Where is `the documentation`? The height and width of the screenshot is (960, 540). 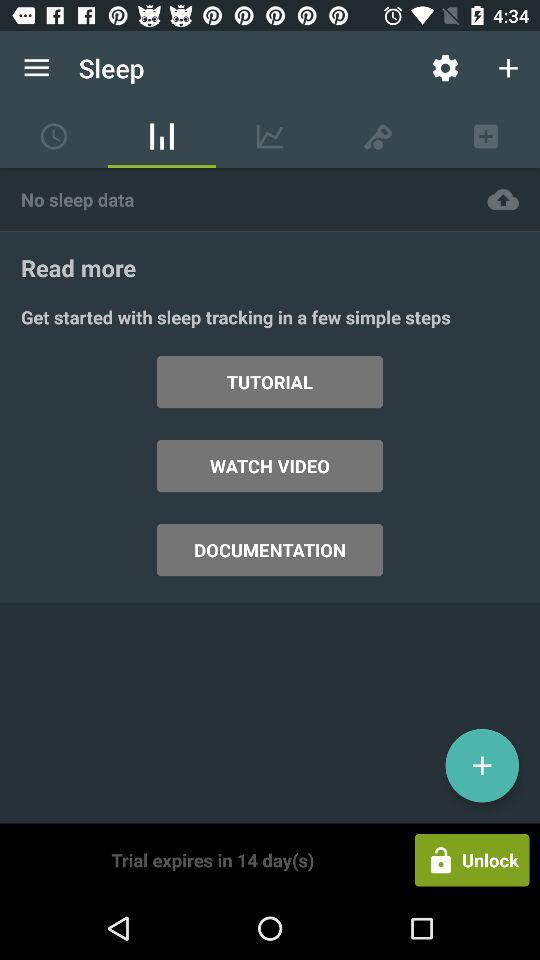
the documentation is located at coordinates (270, 550).